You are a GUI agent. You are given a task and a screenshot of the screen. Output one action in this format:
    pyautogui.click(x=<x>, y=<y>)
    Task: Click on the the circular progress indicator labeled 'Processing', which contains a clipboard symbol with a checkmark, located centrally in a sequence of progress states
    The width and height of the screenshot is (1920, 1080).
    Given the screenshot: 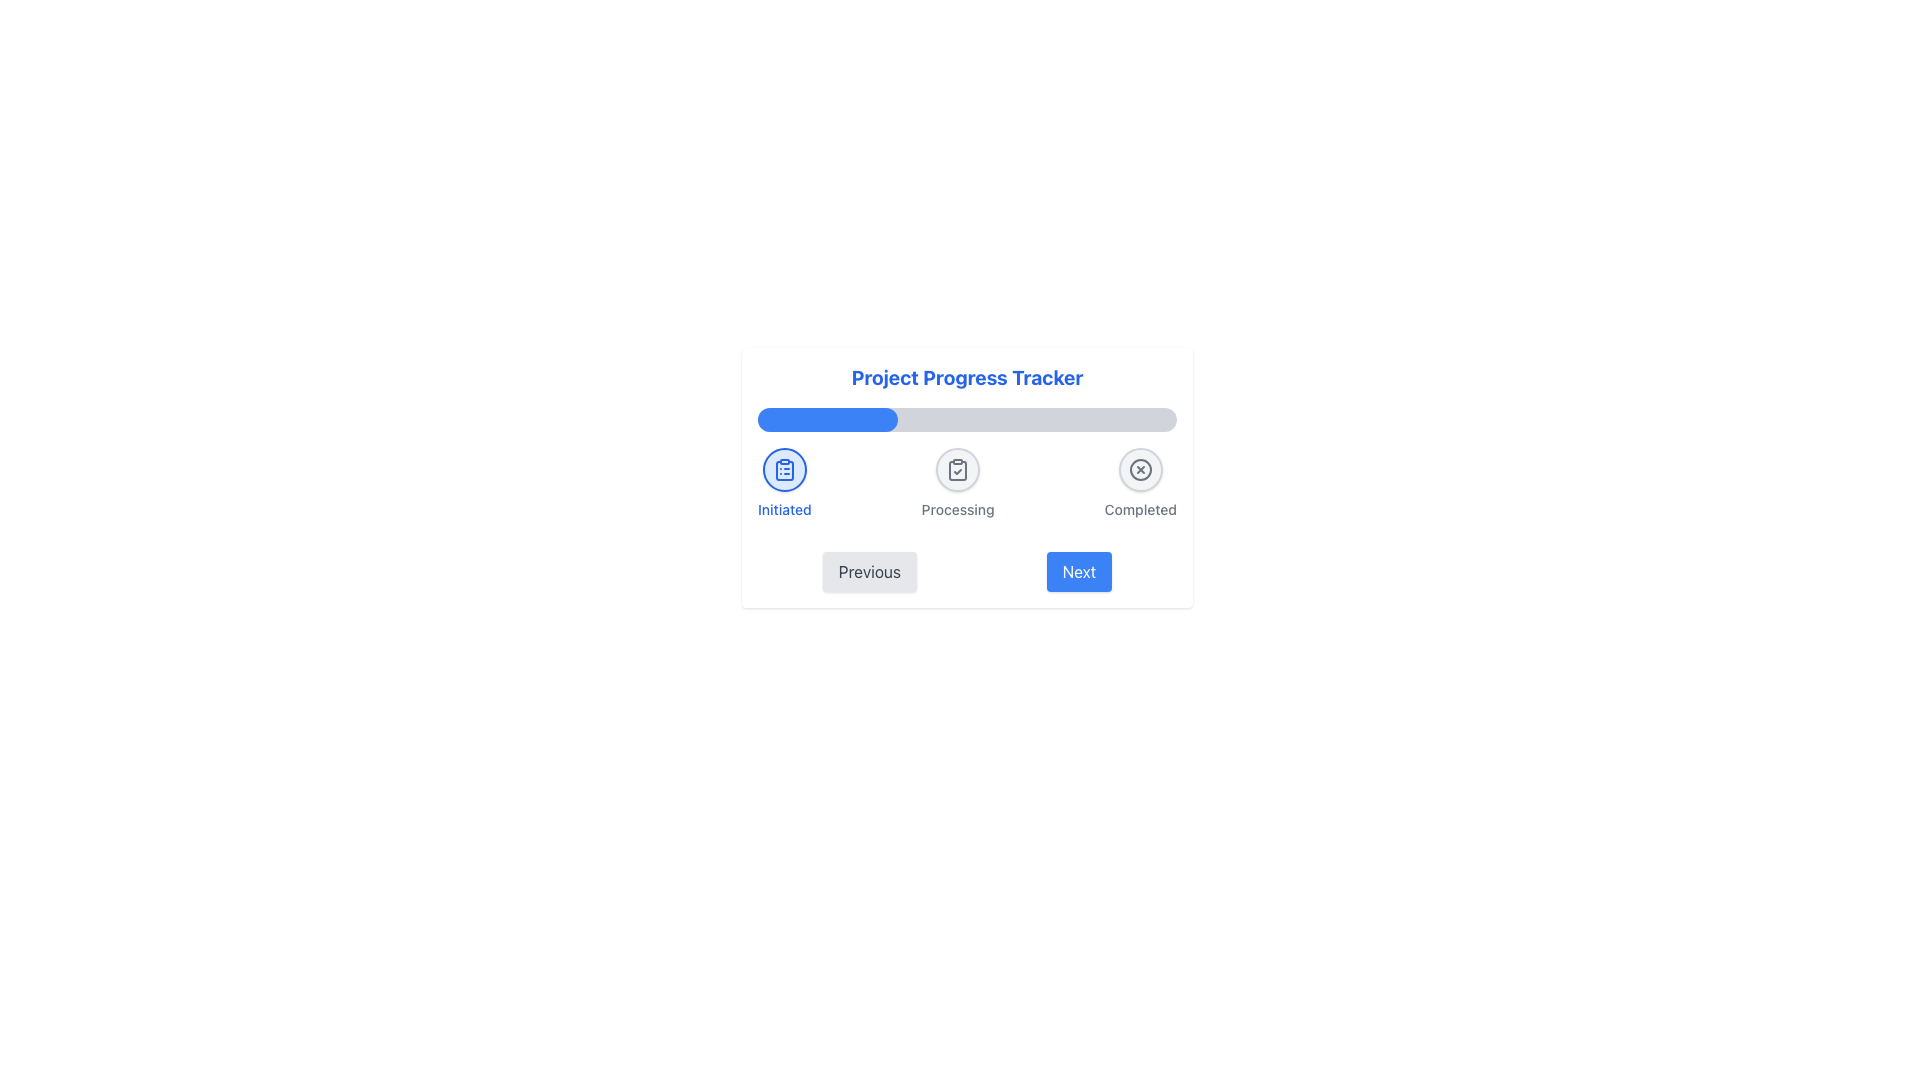 What is the action you would take?
    pyautogui.click(x=957, y=483)
    